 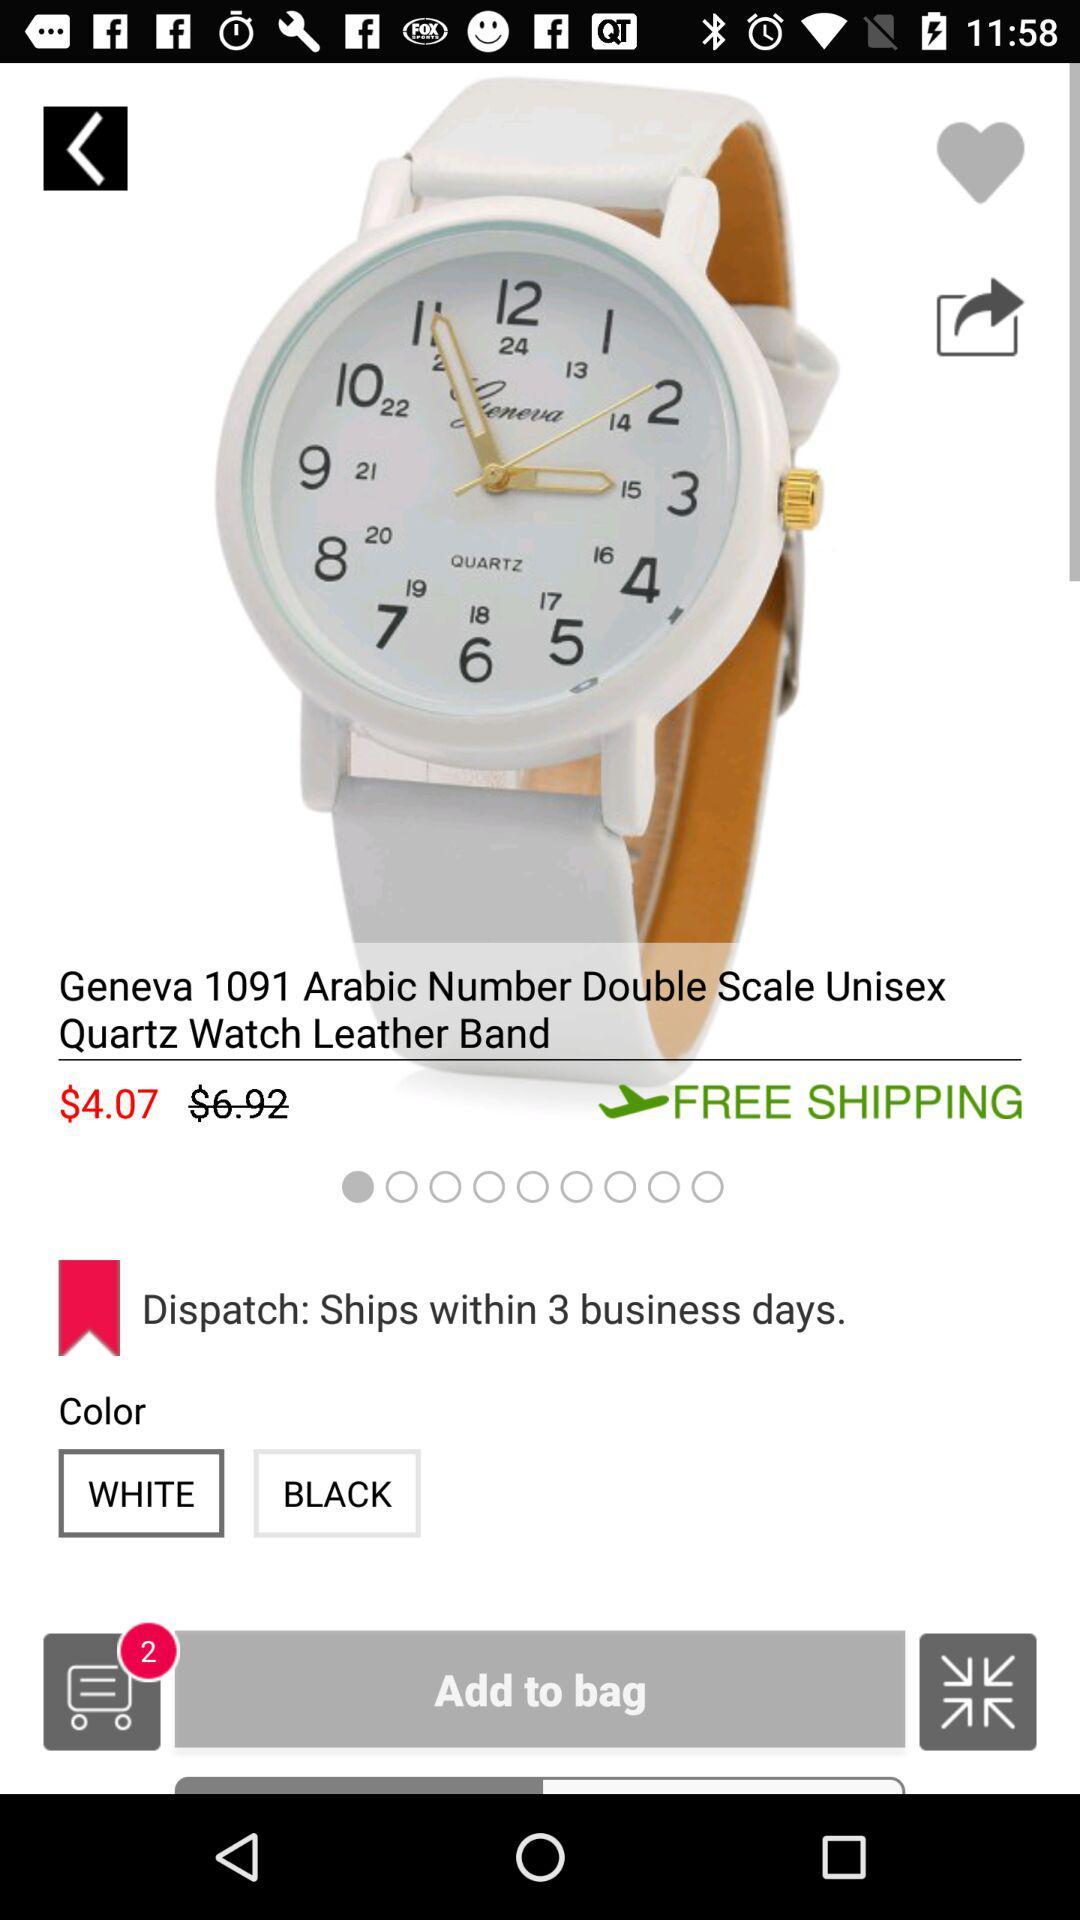 What do you see at coordinates (140, 1493) in the screenshot?
I see `the icon above the 2` at bounding box center [140, 1493].